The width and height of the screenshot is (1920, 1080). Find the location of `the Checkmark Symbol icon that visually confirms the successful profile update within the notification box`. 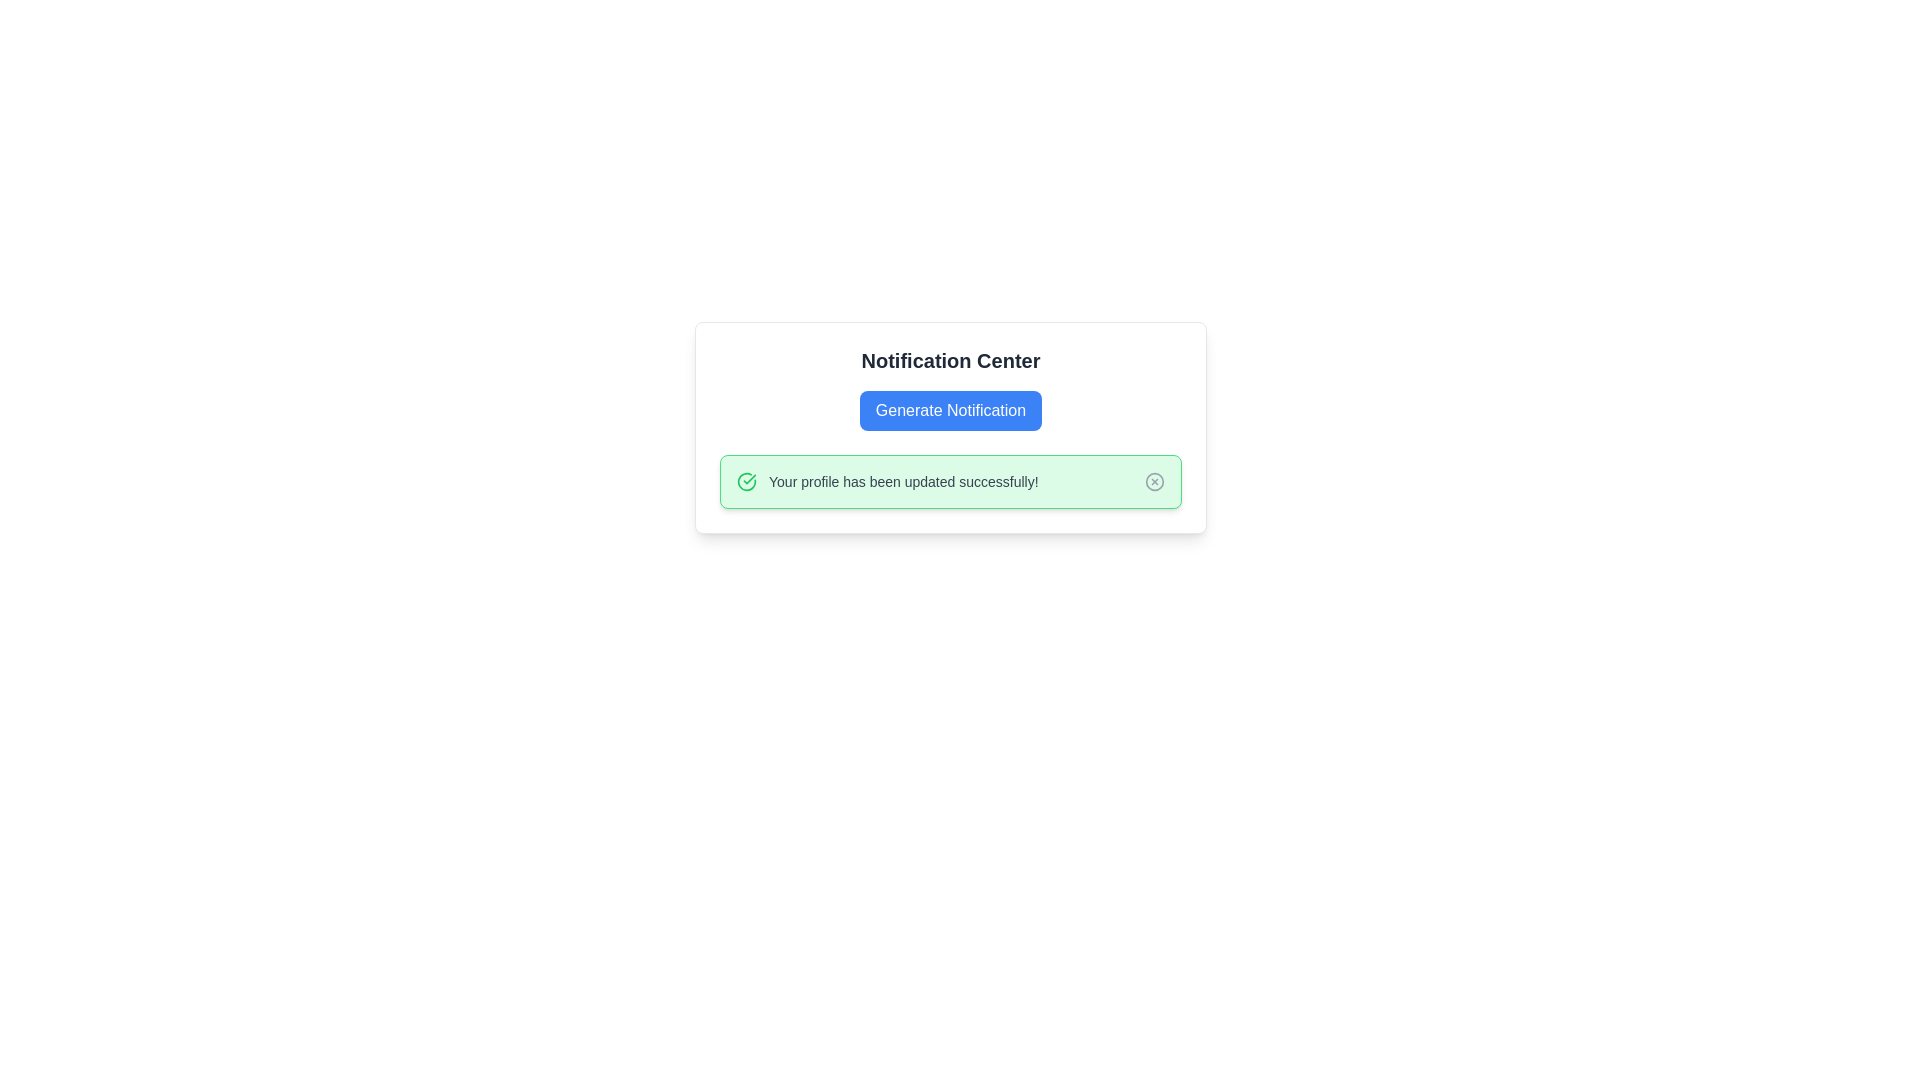

the Checkmark Symbol icon that visually confirms the successful profile update within the notification box is located at coordinates (746, 482).